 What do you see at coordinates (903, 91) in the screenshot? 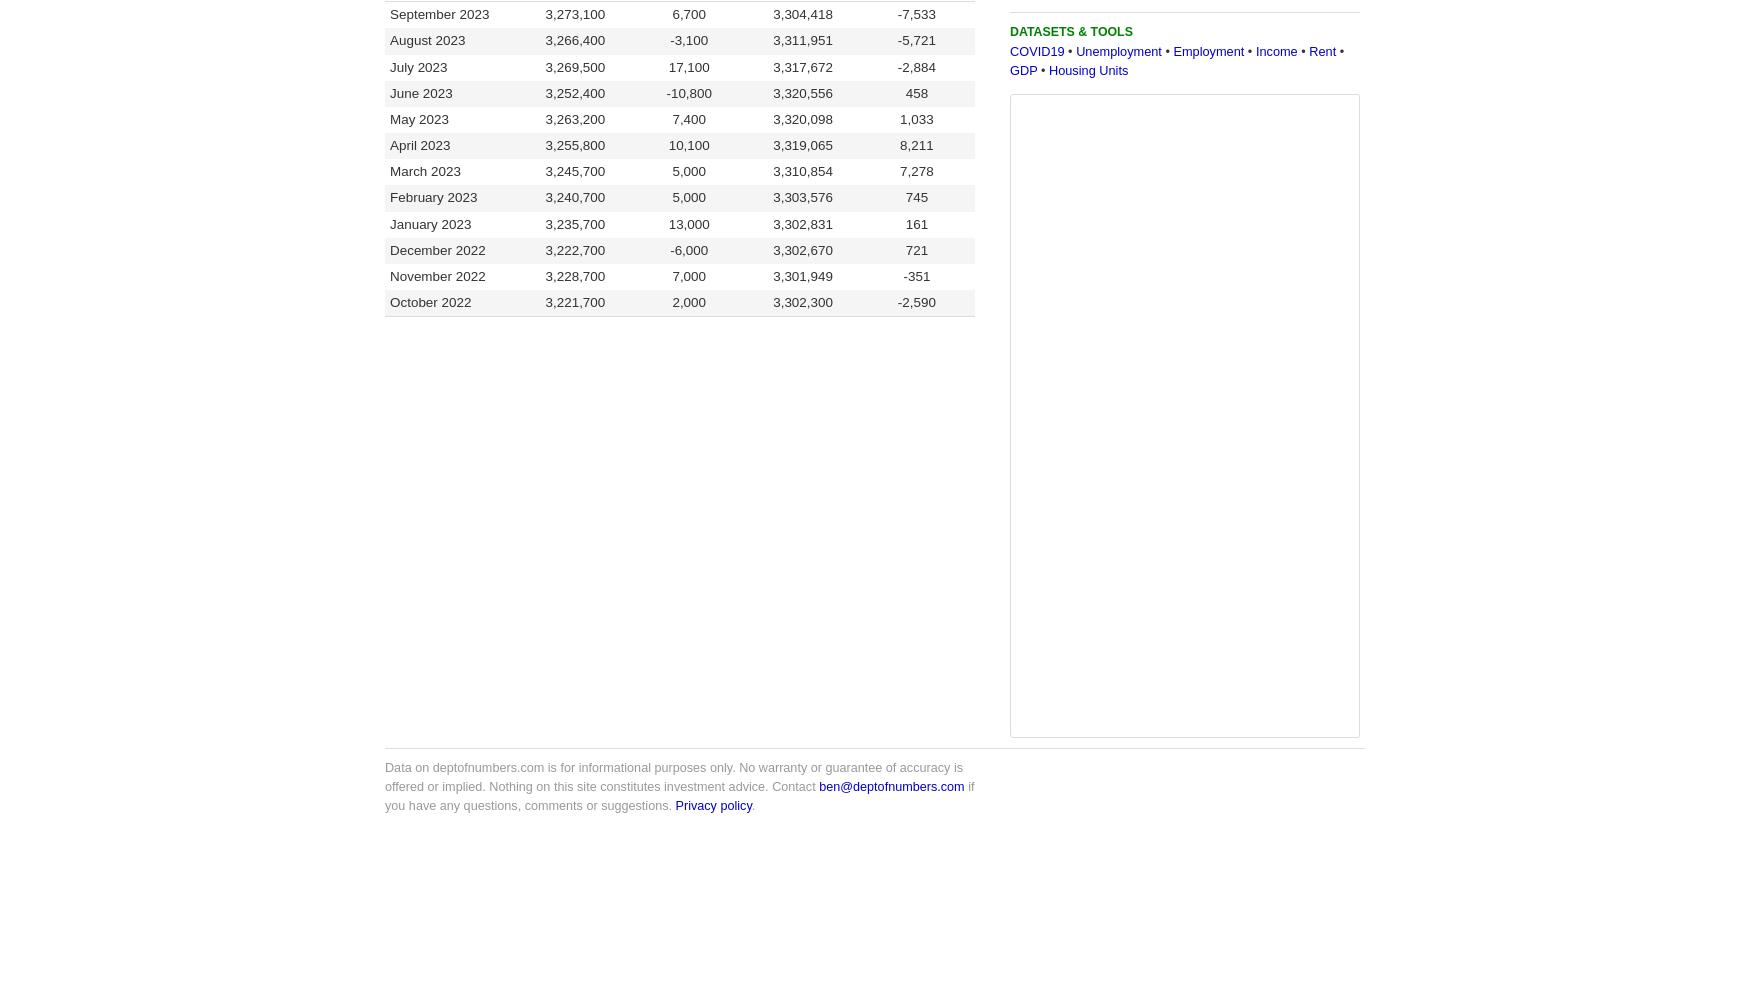
I see `'458'` at bounding box center [903, 91].